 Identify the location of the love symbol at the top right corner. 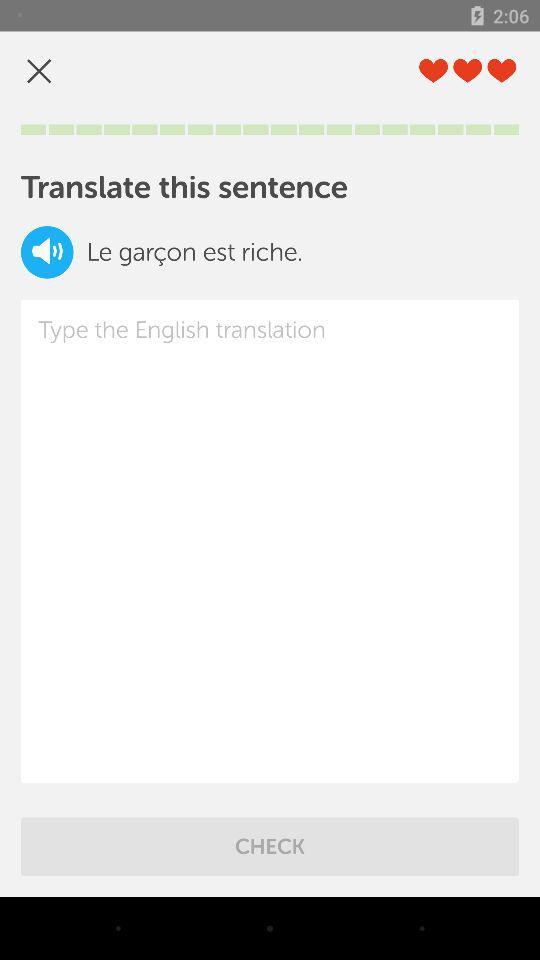
(500, 71).